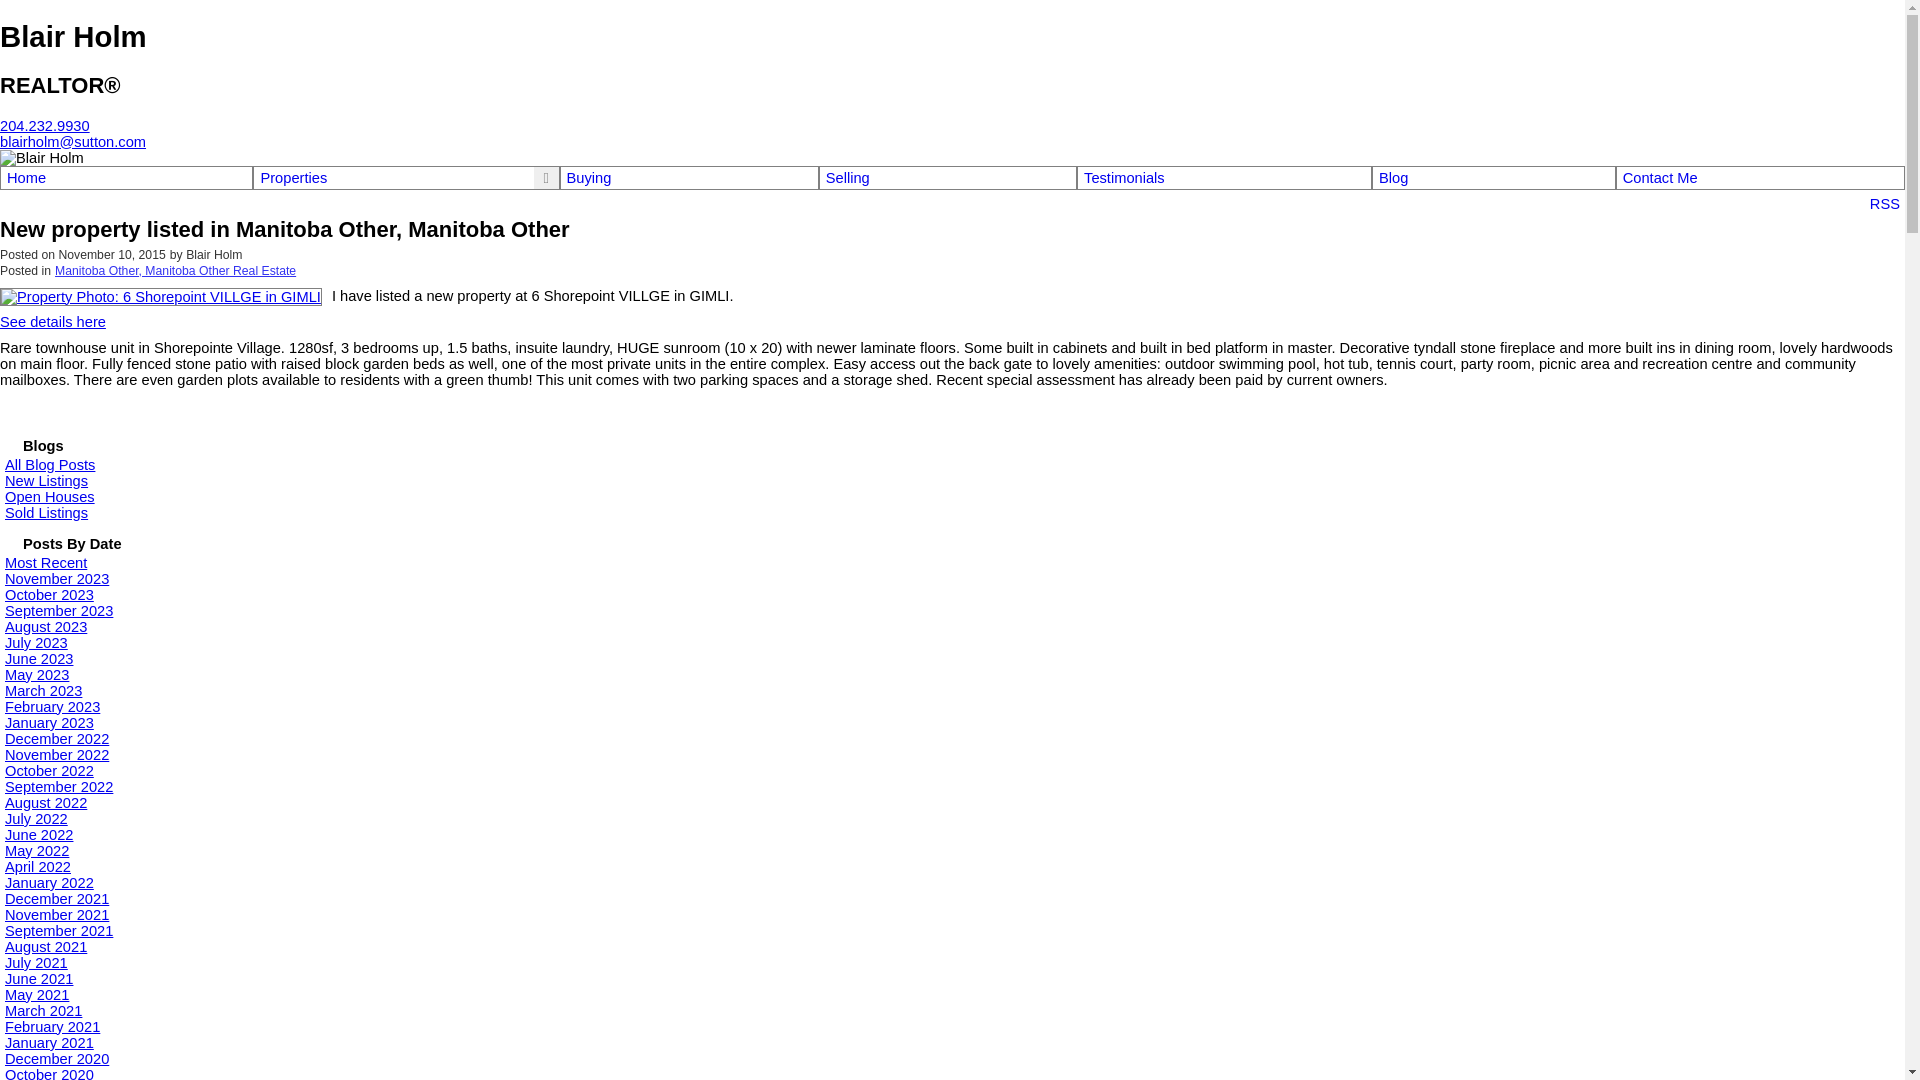 The width and height of the screenshot is (1920, 1080). I want to click on 'November 2022', so click(57, 755).